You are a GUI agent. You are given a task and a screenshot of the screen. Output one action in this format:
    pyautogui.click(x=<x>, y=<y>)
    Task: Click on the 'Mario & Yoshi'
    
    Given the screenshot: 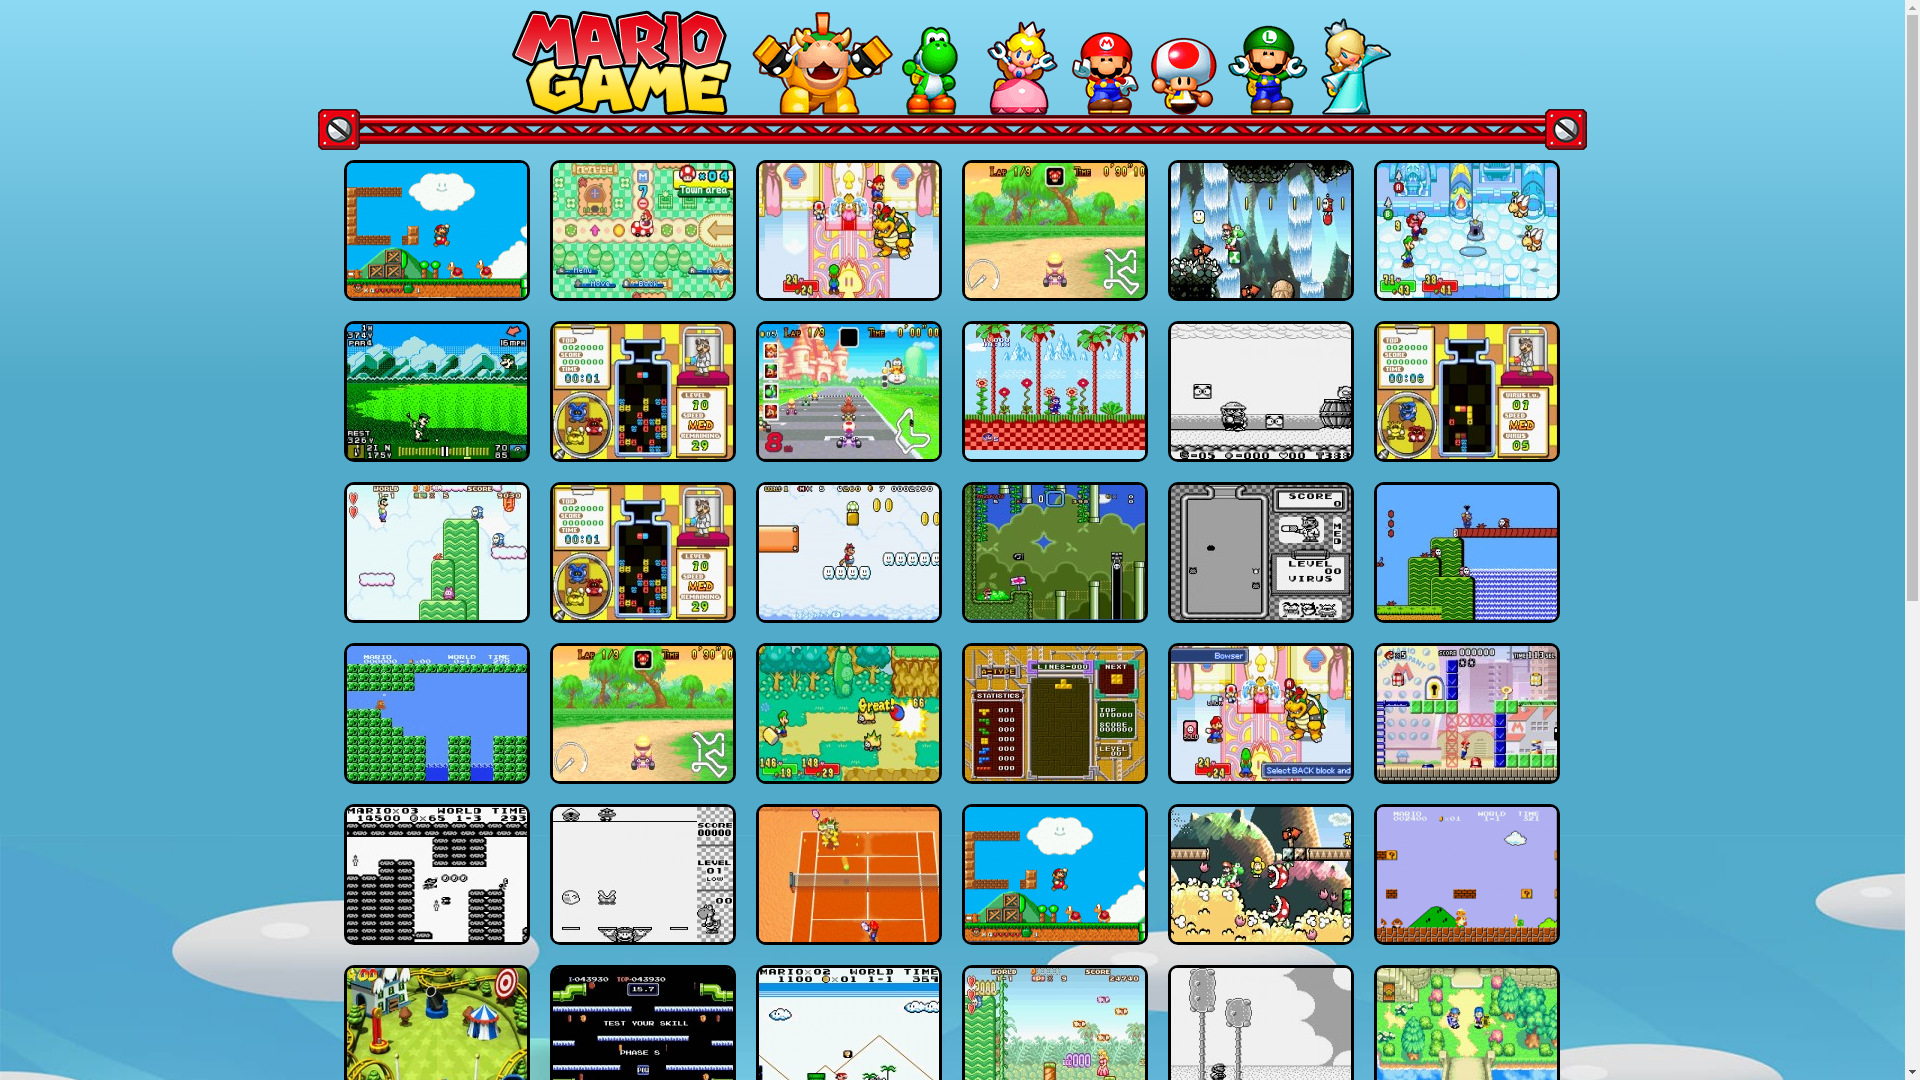 What is the action you would take?
    pyautogui.click(x=643, y=871)
    